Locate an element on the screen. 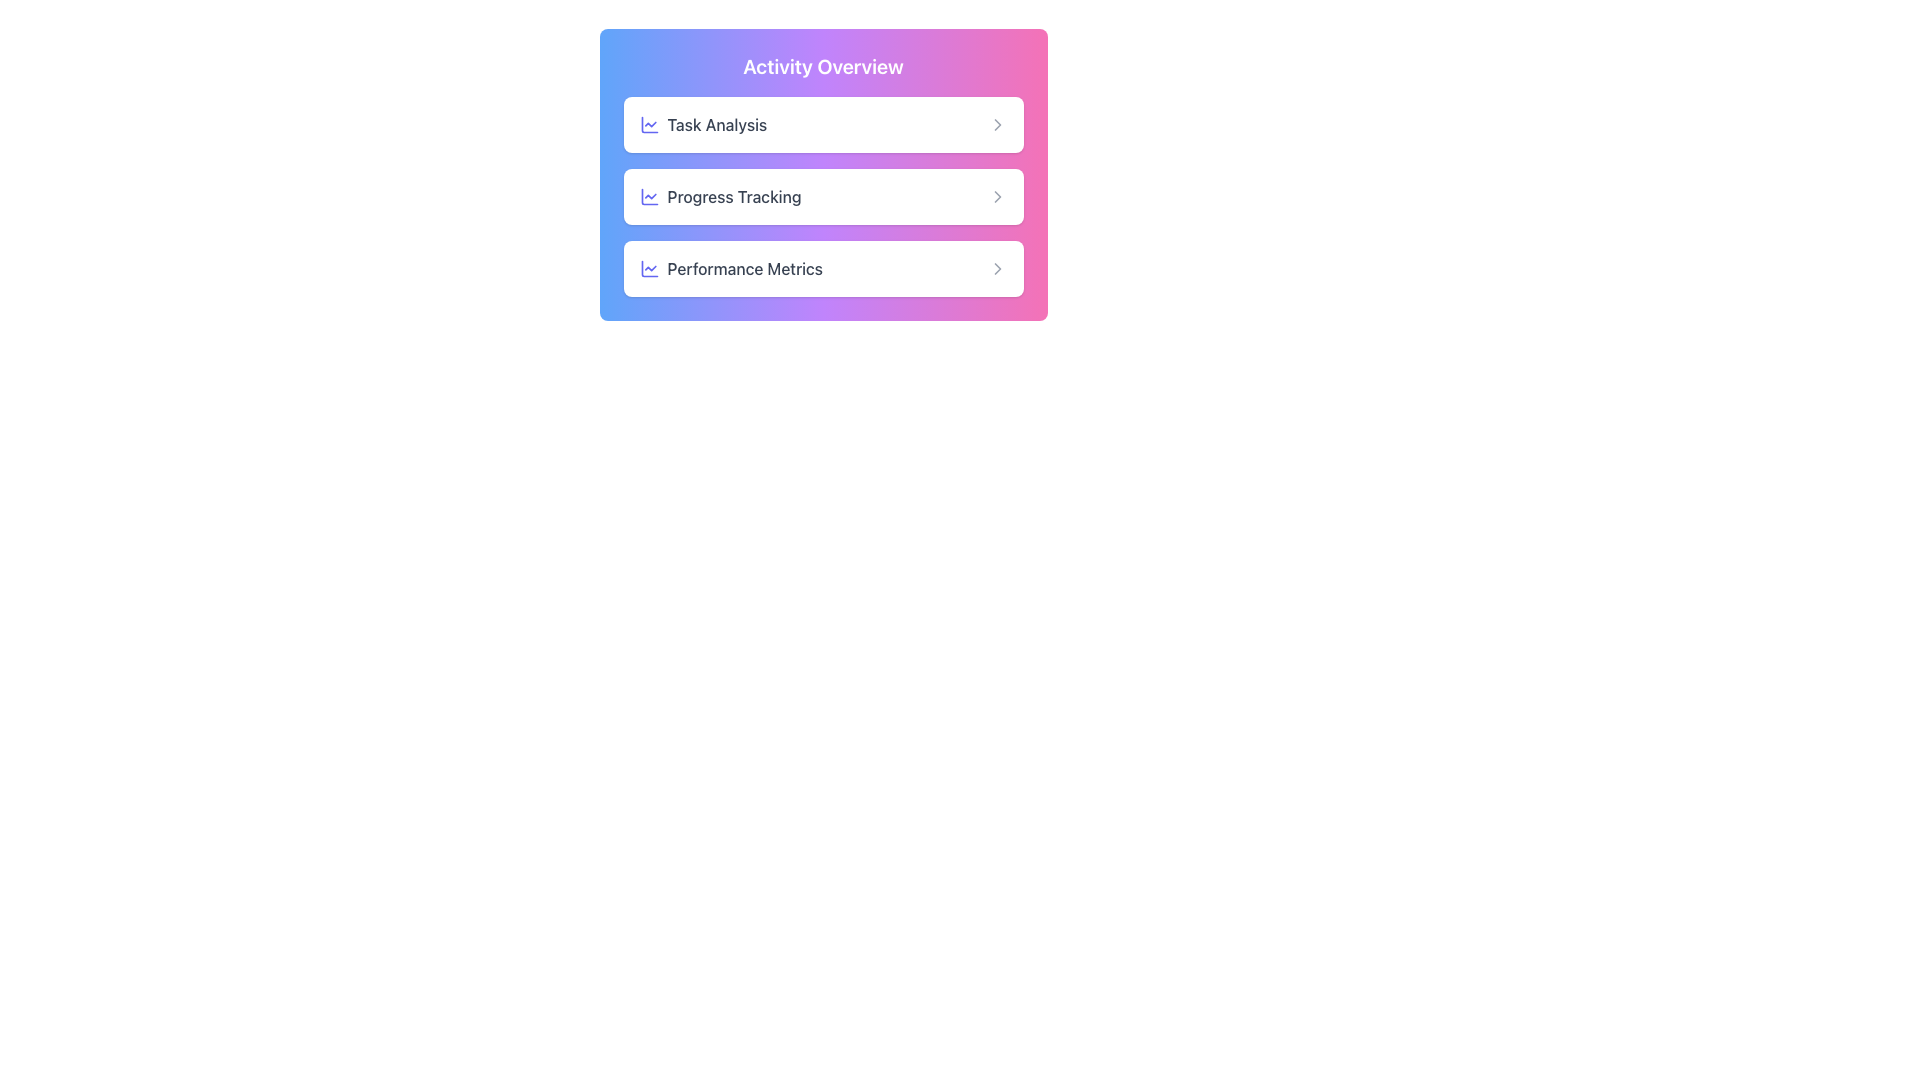 Image resolution: width=1920 pixels, height=1080 pixels. the 'Task Analysis' text label with a left-side icon, which displays the text in medium-weight gray font and is accompanied by an indigo line chart icon, located in the top section of the 'Activity Overview' card is located at coordinates (703, 124).